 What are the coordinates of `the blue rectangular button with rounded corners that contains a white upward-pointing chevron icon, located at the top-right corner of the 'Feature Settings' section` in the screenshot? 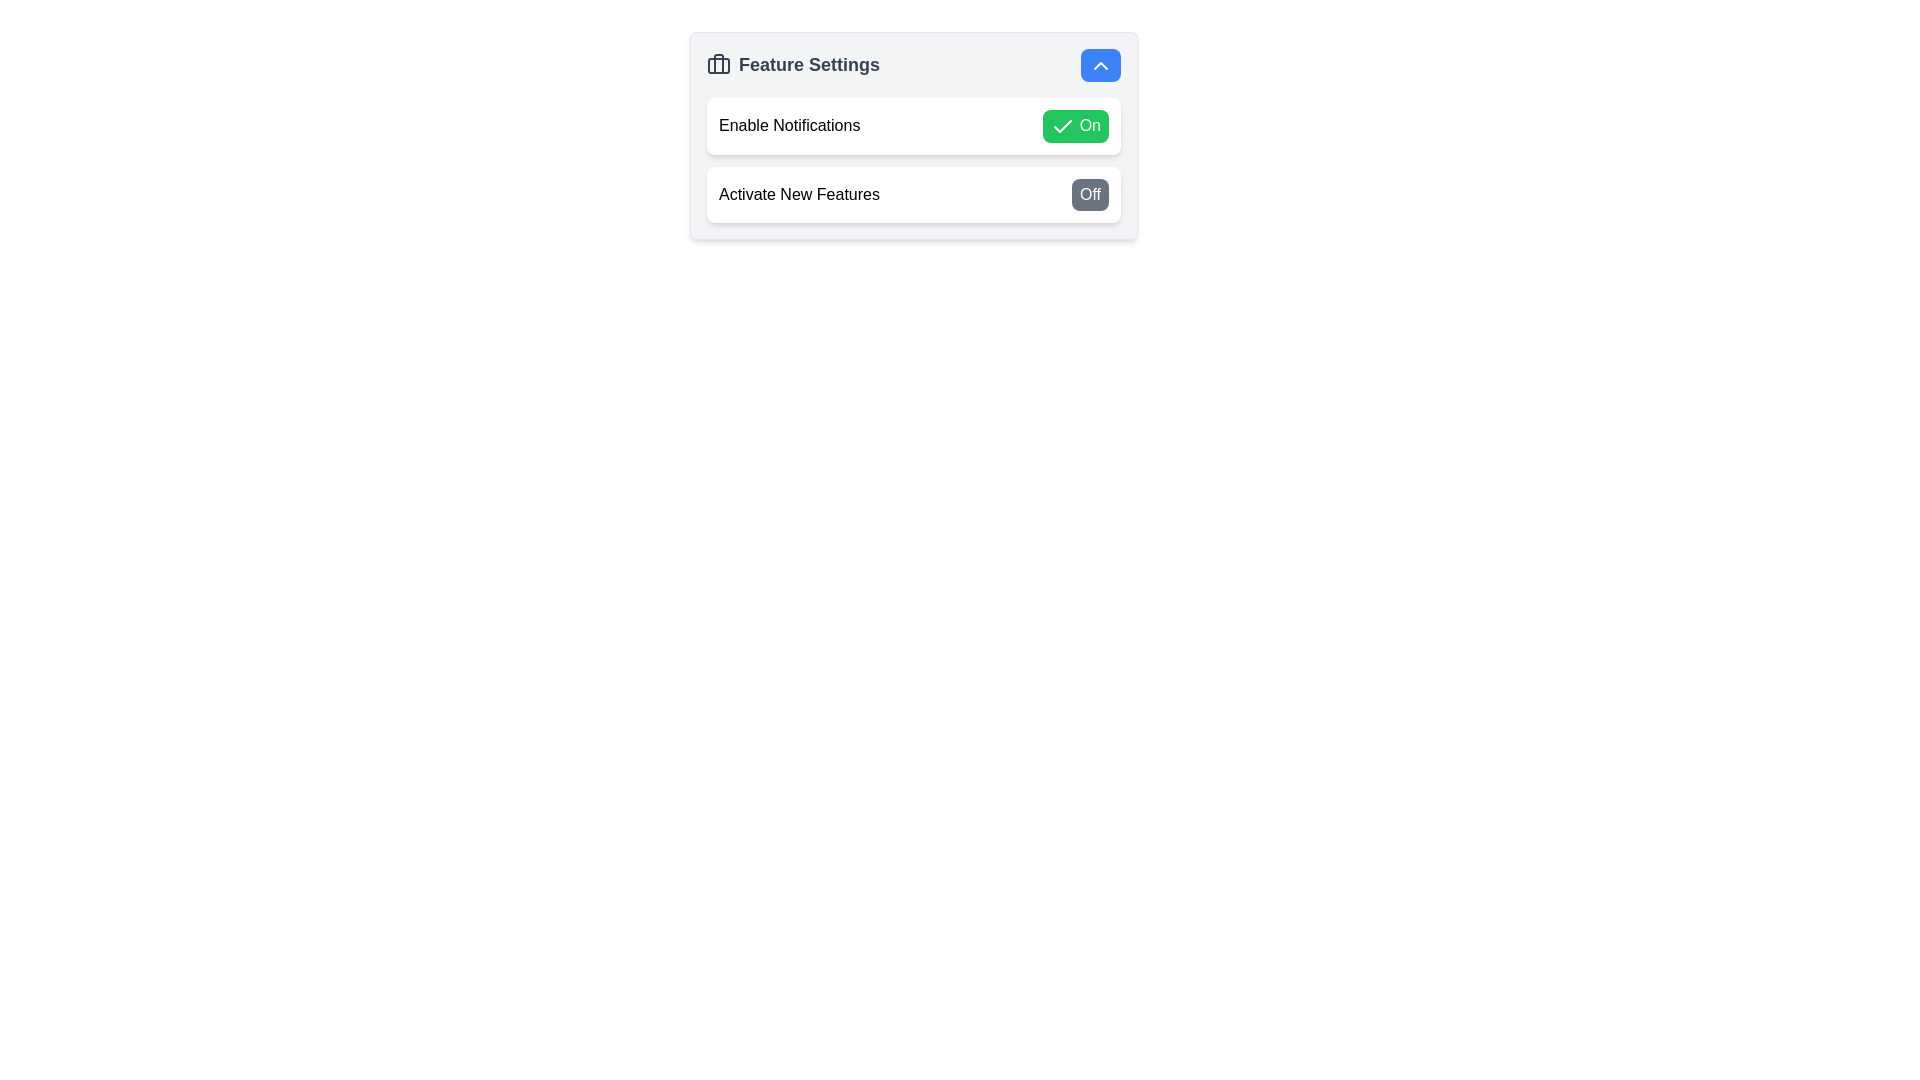 It's located at (1099, 64).